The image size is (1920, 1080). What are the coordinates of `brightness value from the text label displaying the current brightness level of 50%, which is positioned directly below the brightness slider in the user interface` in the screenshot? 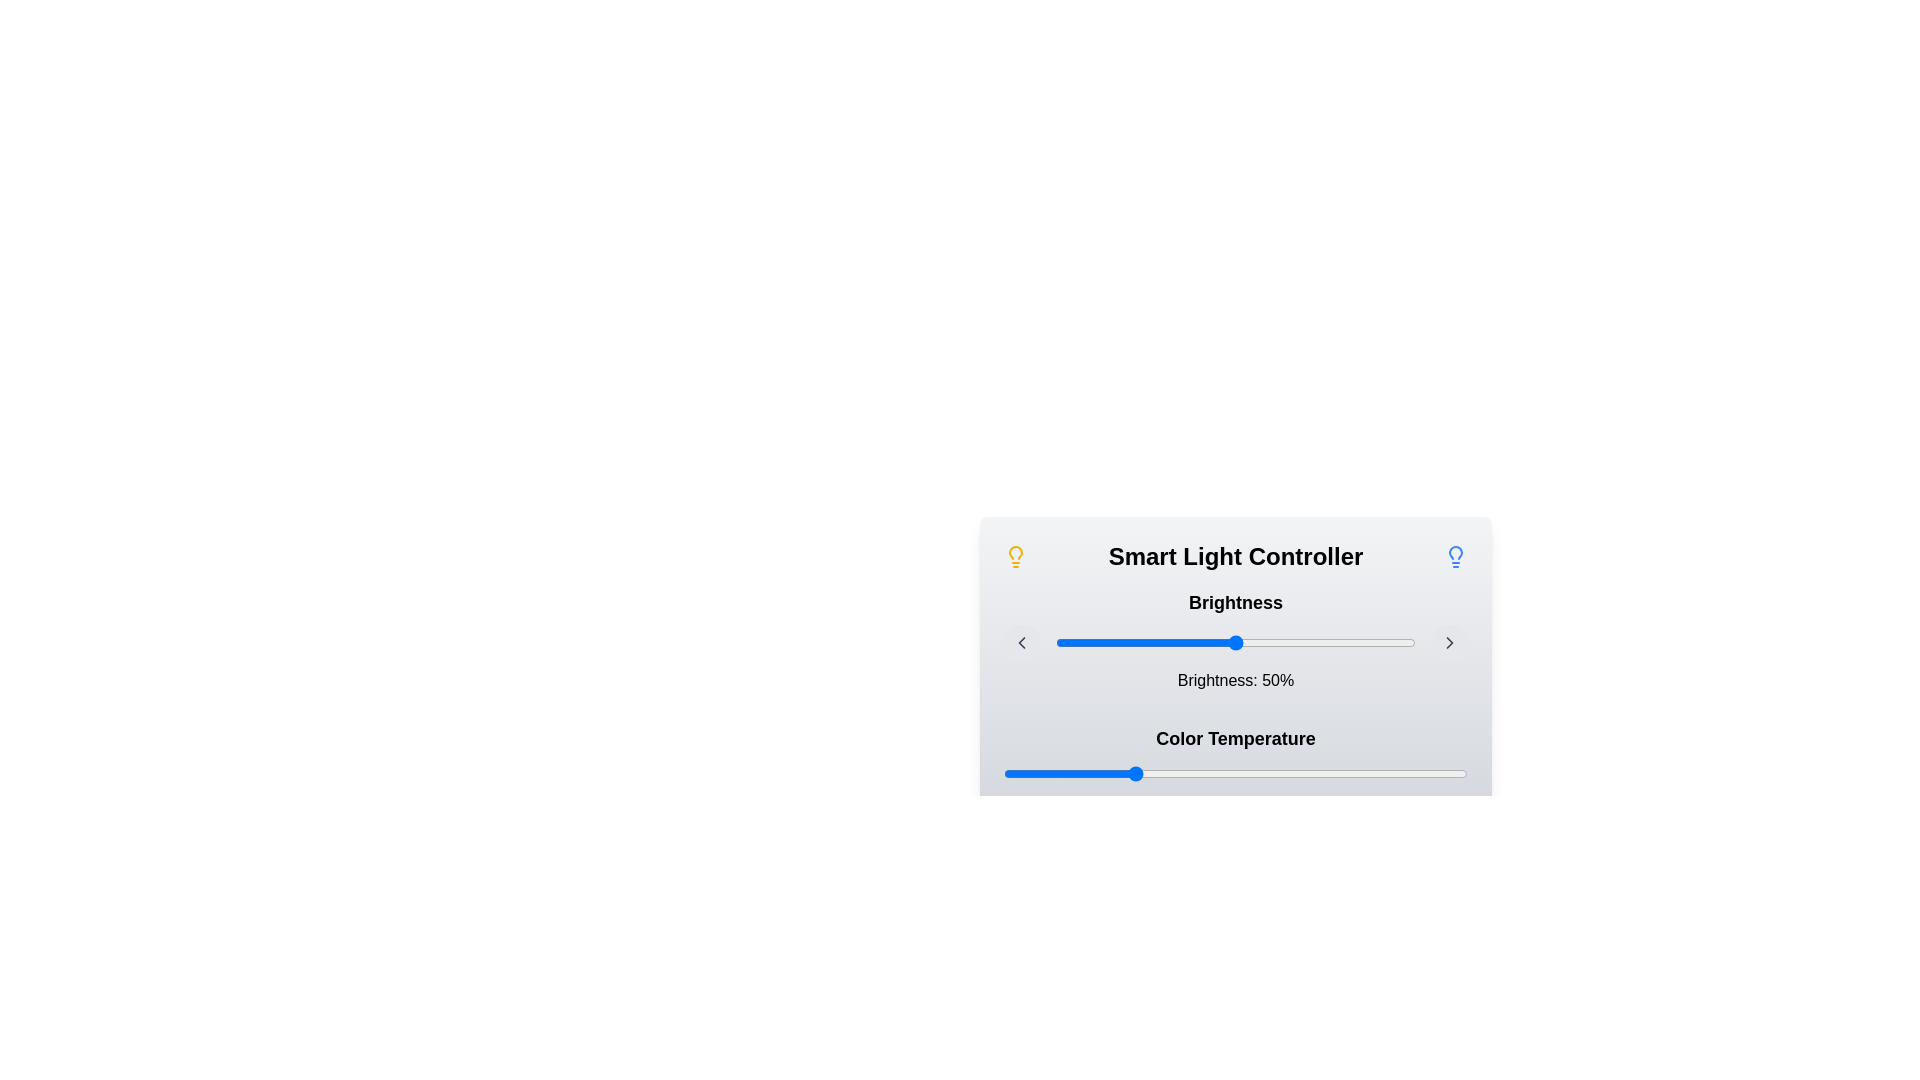 It's located at (1235, 640).